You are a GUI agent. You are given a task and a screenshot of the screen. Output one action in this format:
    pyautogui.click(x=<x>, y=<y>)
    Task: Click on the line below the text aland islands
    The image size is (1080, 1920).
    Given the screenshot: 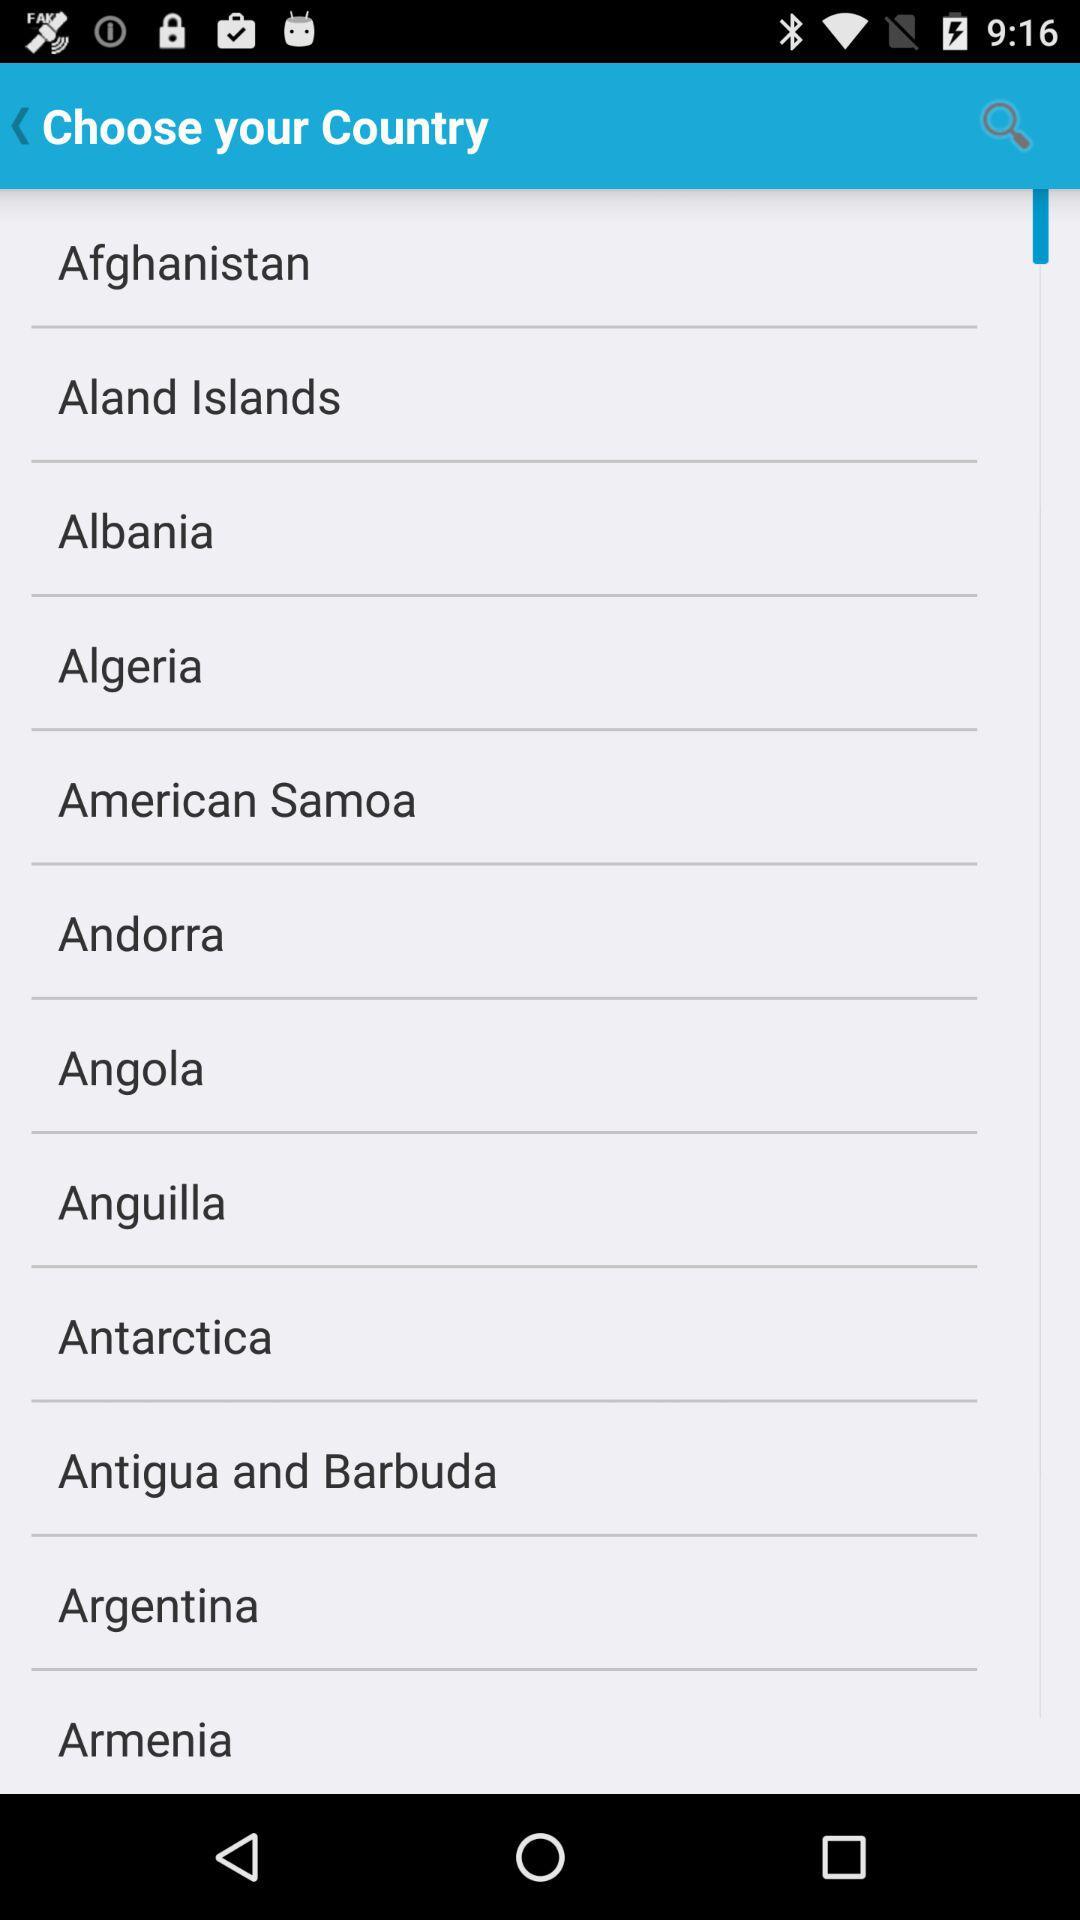 What is the action you would take?
    pyautogui.click(x=503, y=460)
    